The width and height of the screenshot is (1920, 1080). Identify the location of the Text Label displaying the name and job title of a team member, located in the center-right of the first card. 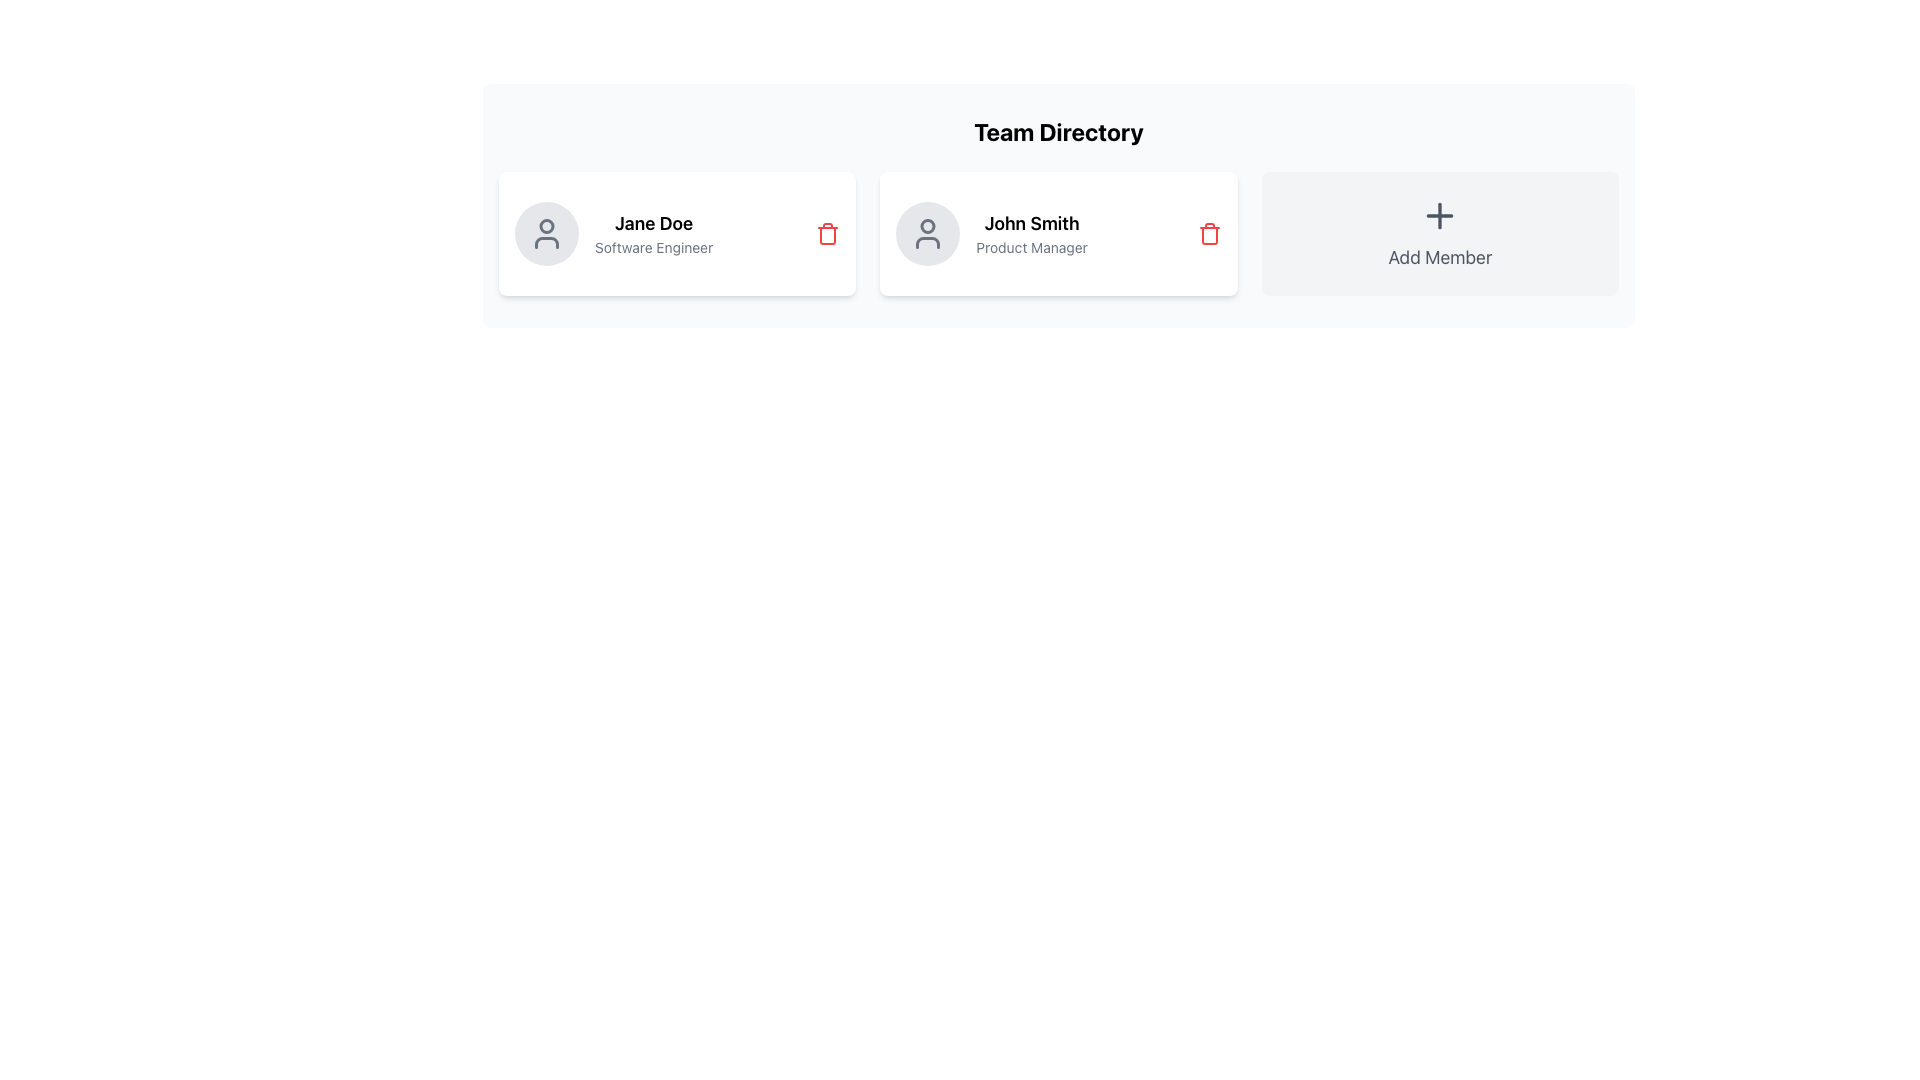
(654, 233).